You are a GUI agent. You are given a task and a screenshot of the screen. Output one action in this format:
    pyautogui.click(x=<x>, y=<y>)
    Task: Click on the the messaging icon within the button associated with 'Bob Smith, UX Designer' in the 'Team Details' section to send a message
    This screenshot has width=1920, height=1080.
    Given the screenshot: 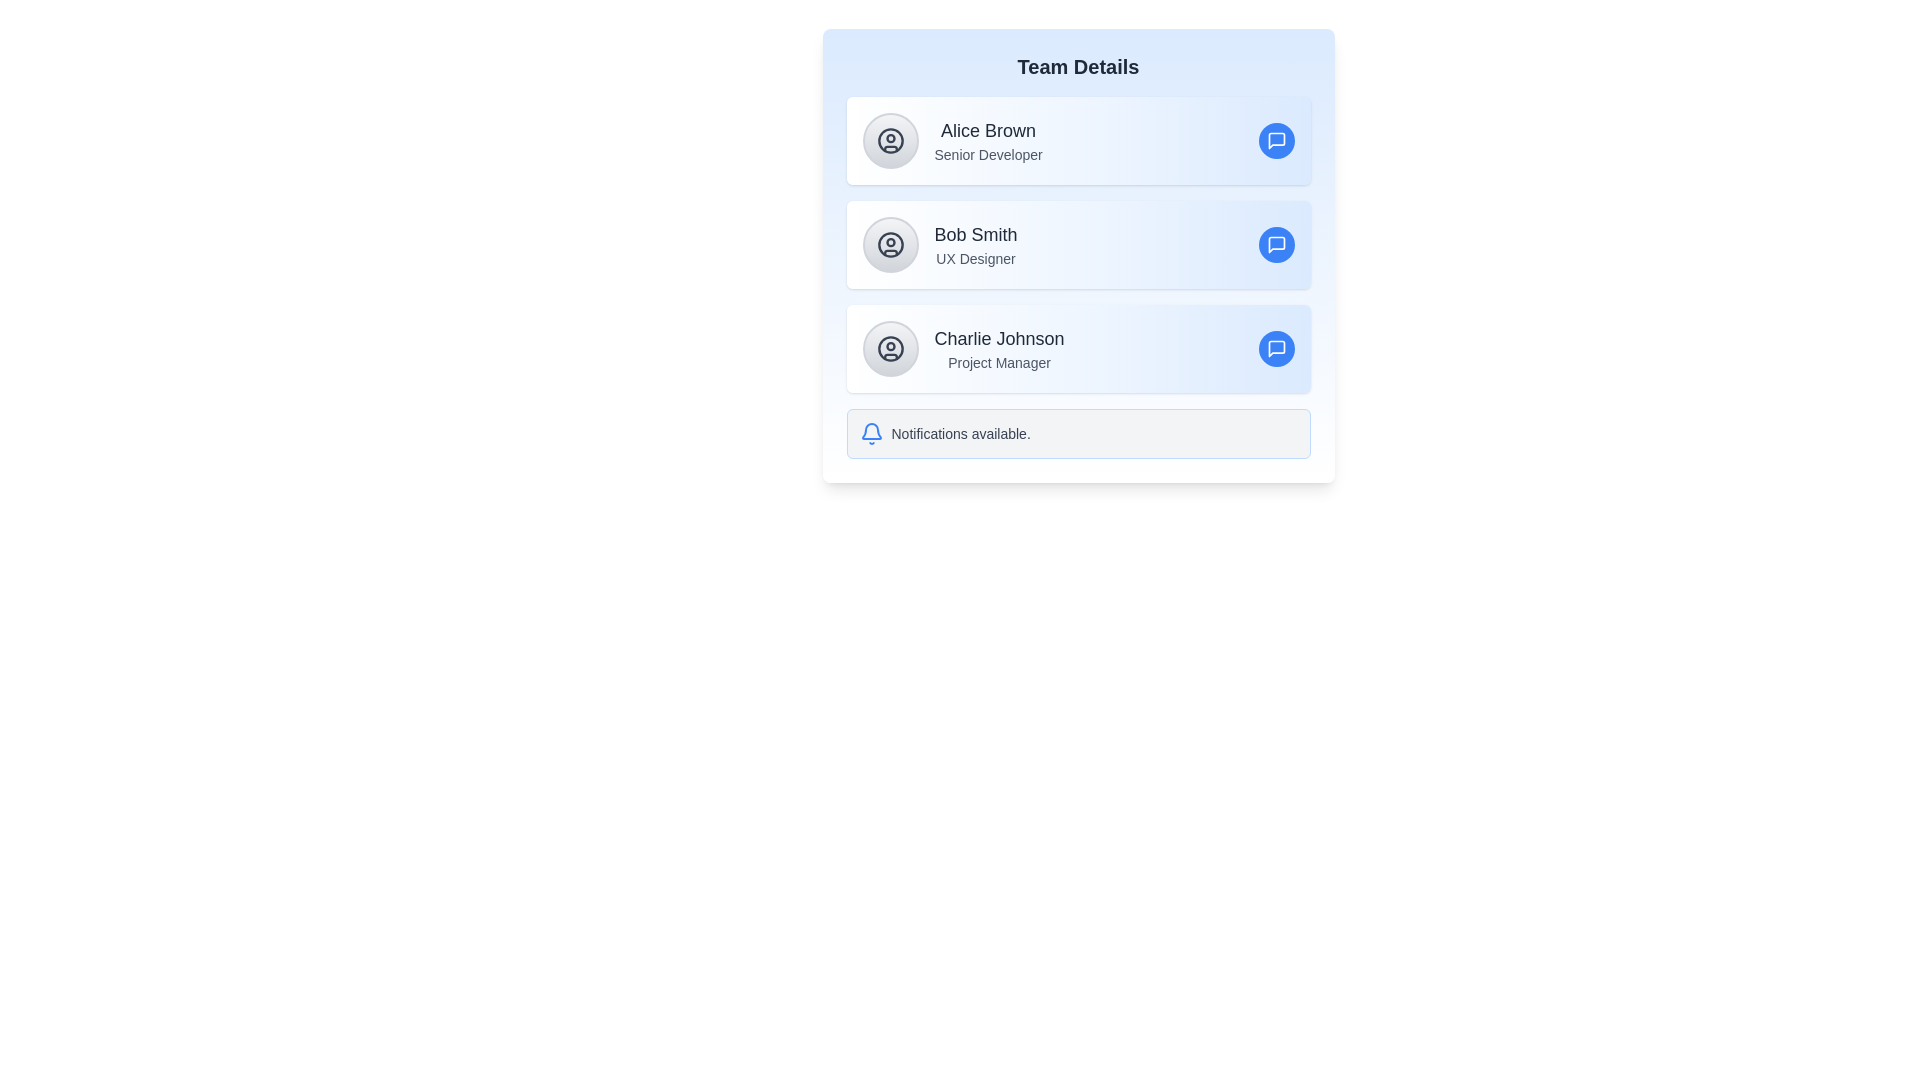 What is the action you would take?
    pyautogui.click(x=1275, y=140)
    